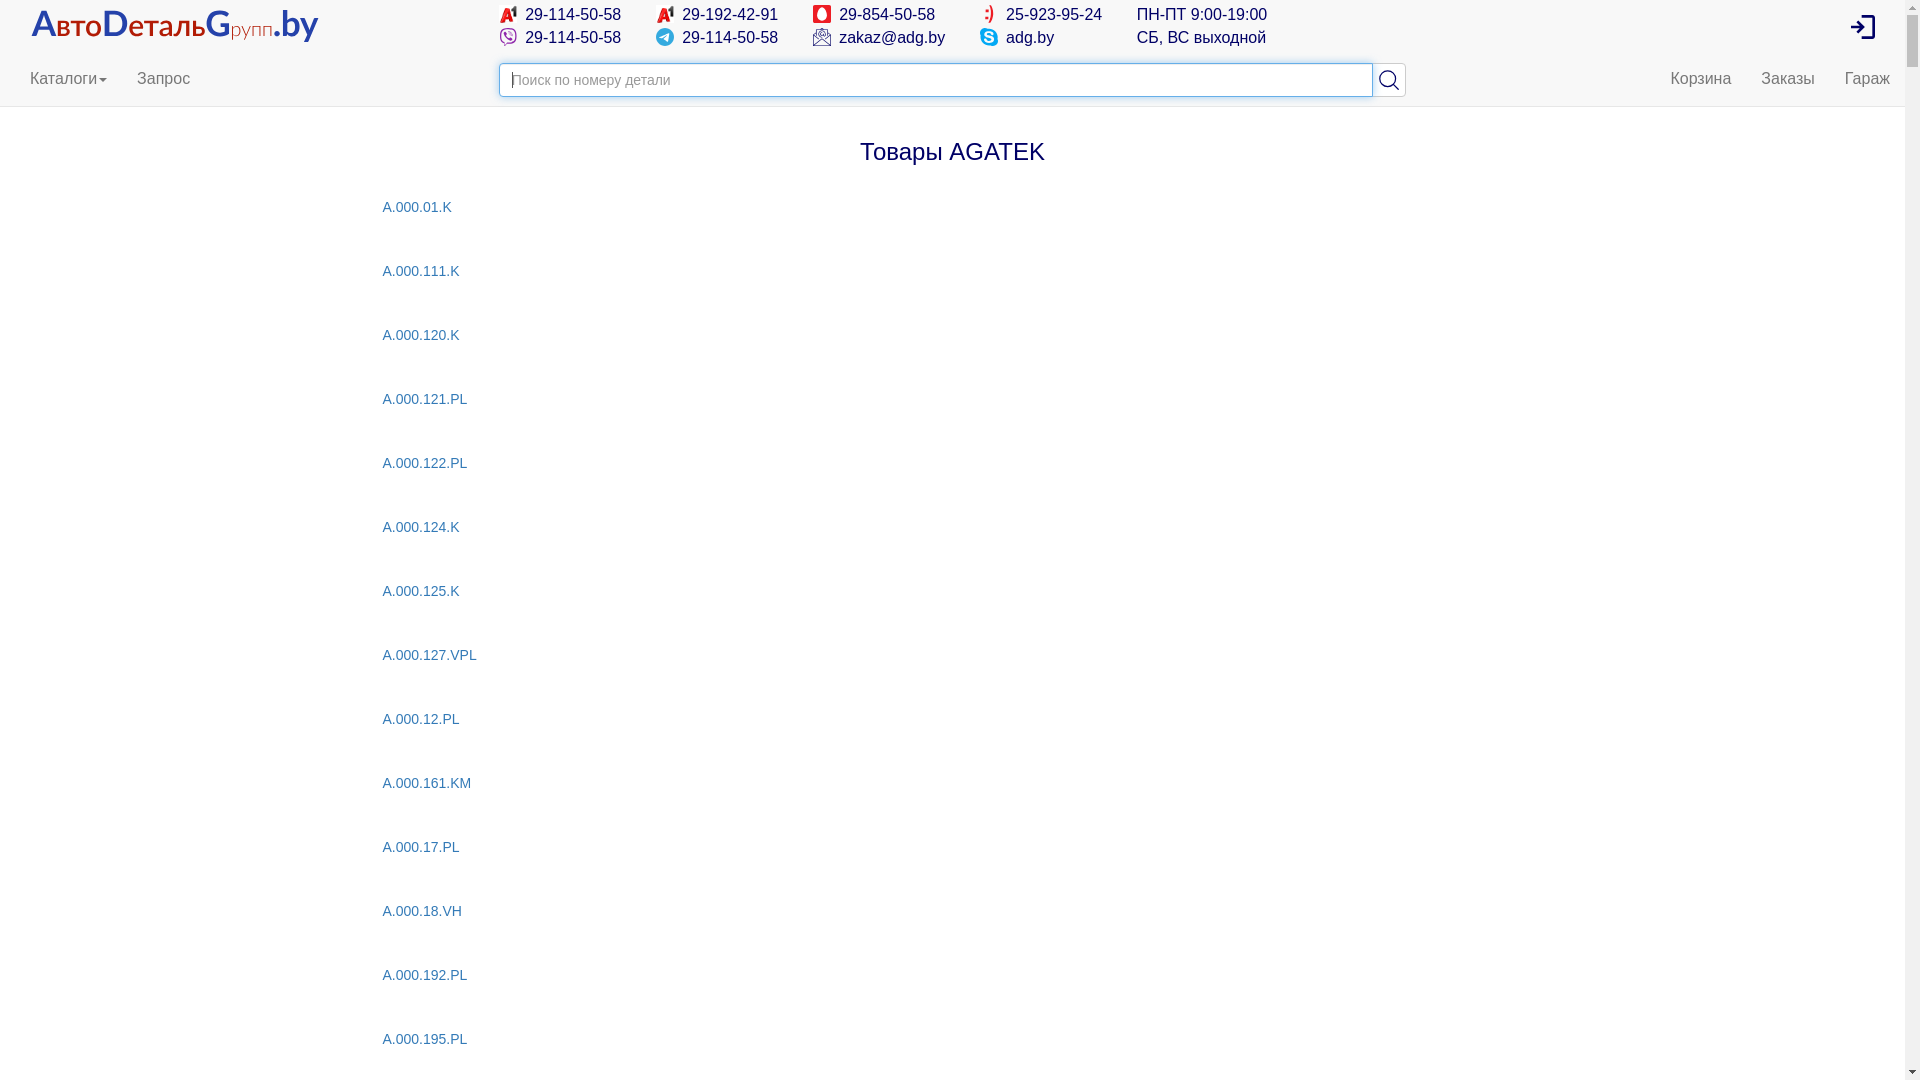 The image size is (1920, 1080). I want to click on 'A.000.111.K', so click(950, 270).